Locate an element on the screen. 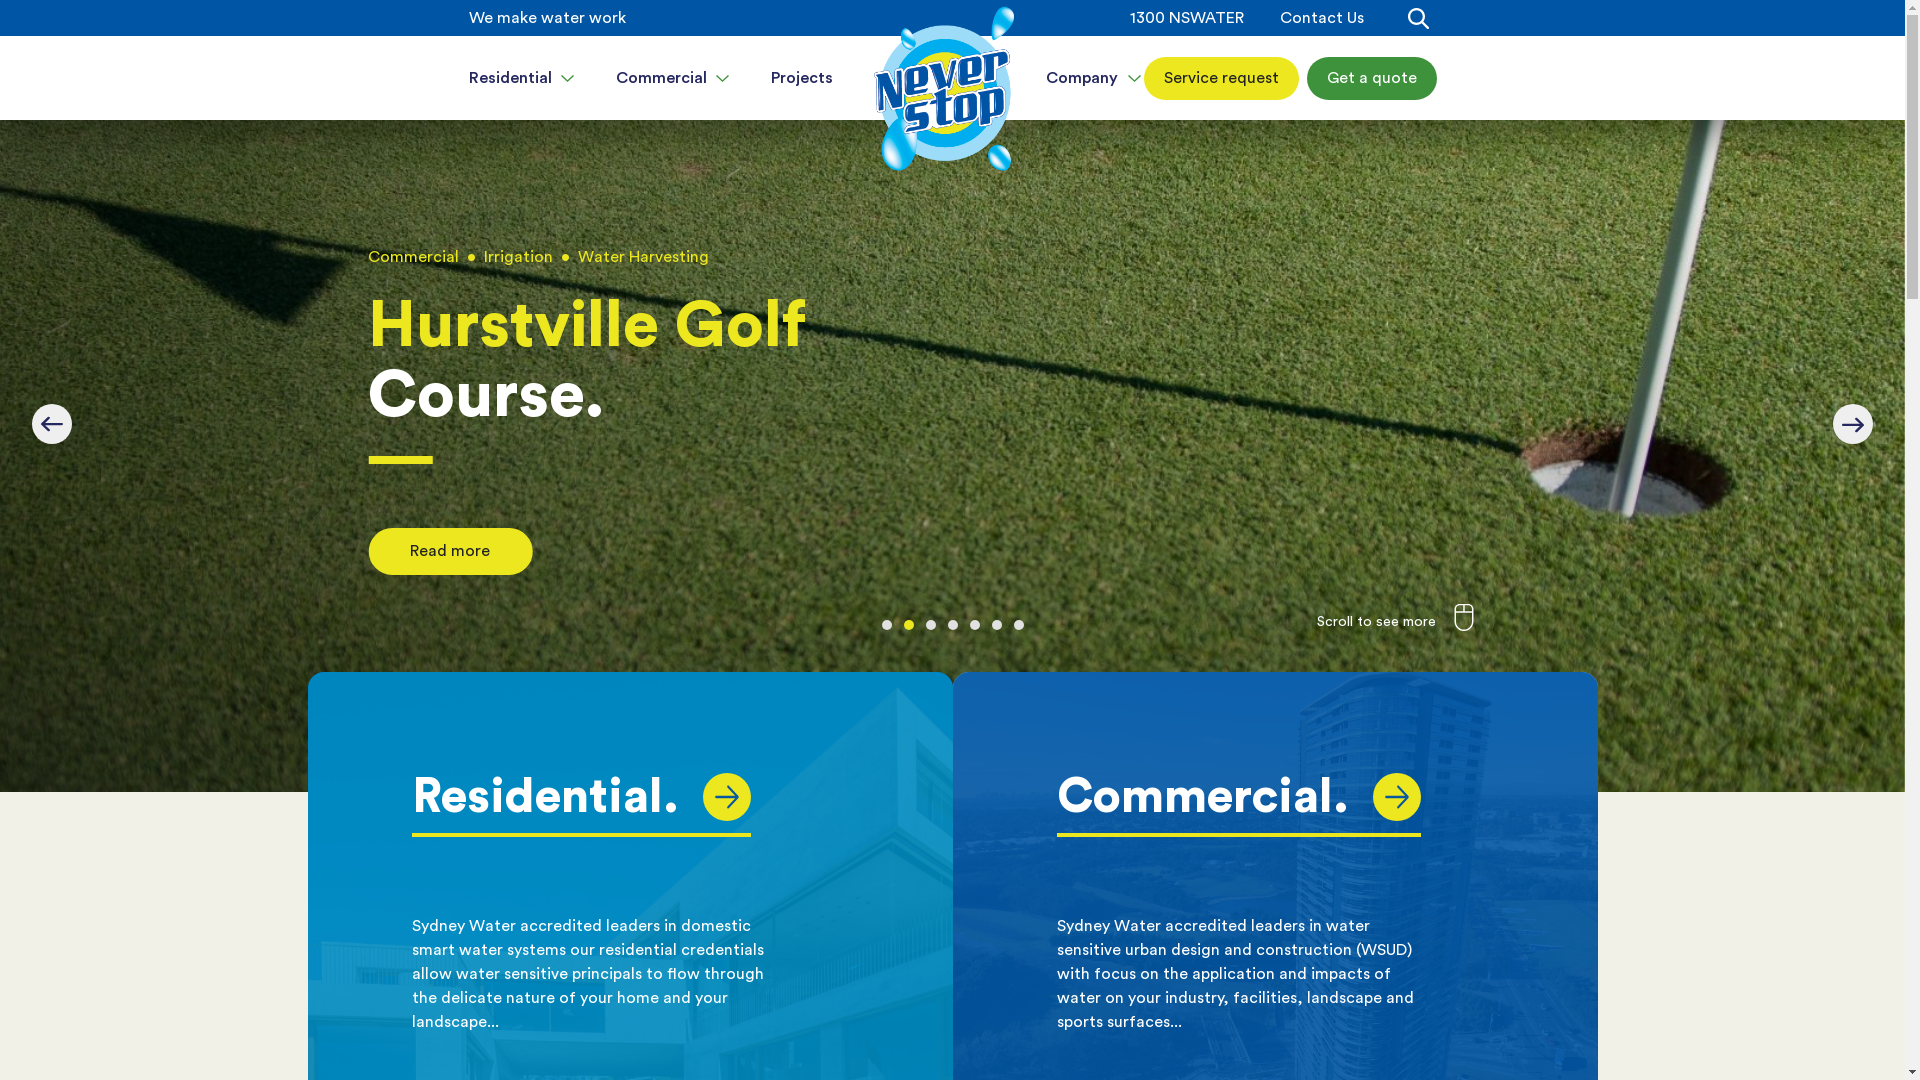 The width and height of the screenshot is (1920, 1080). 'Commercial.' is located at coordinates (1237, 796).